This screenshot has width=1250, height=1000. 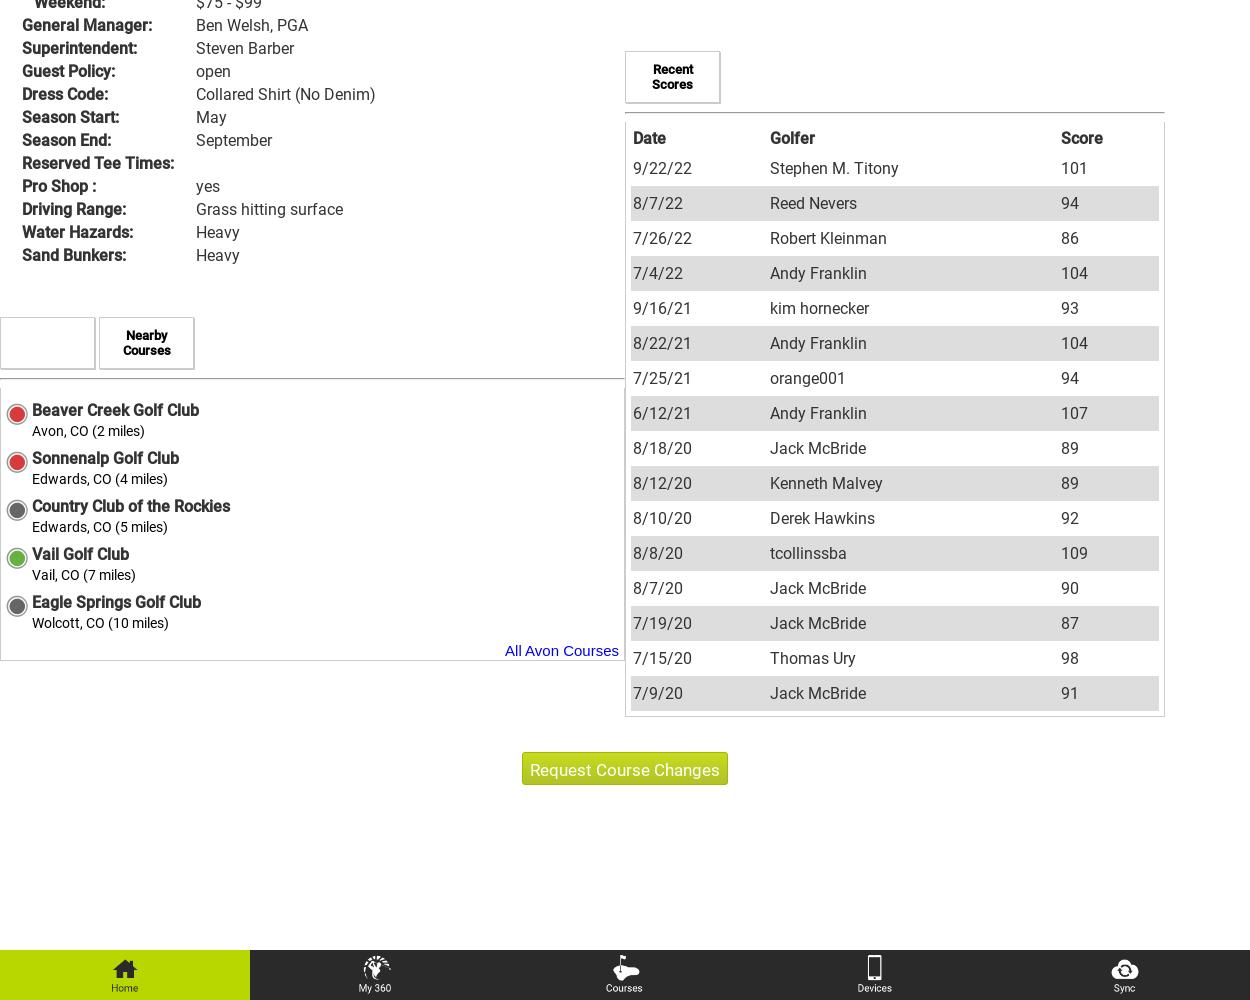 I want to click on '109', so click(x=1060, y=552).